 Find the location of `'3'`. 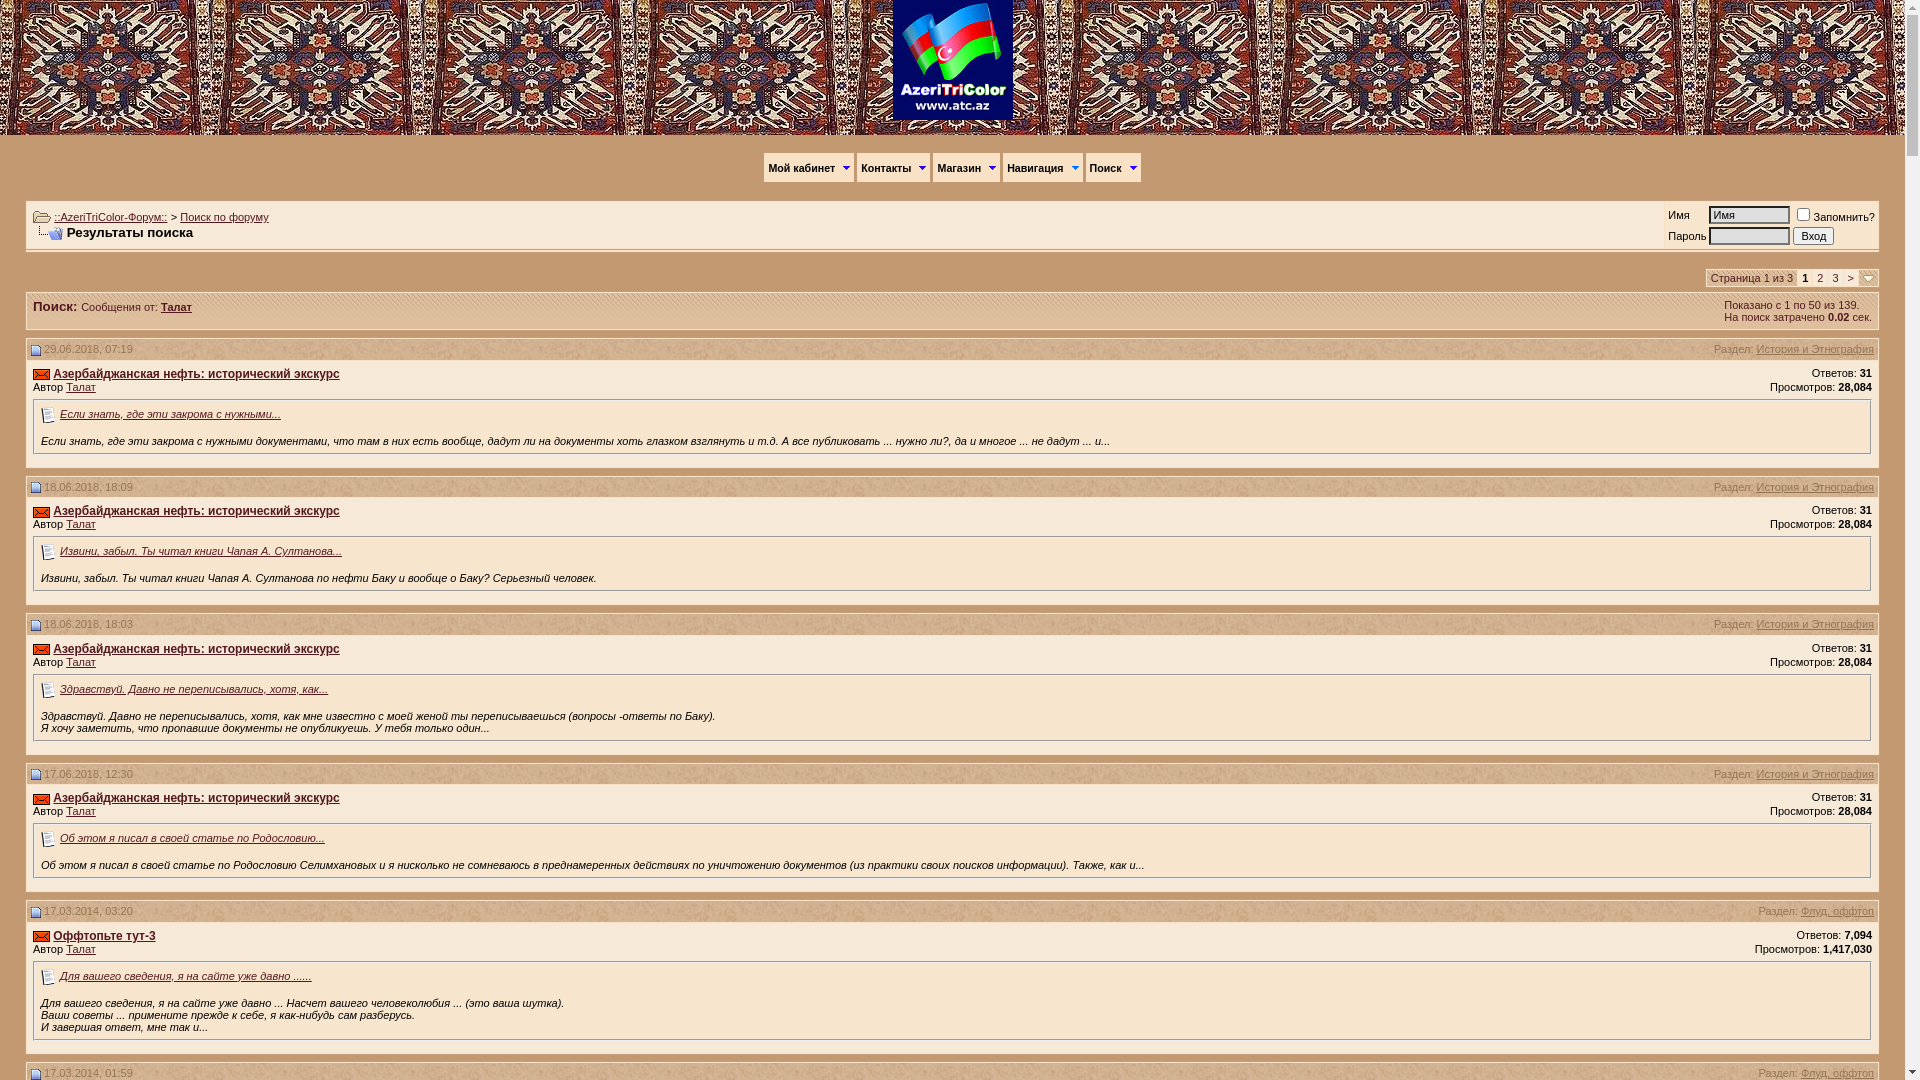

'3' is located at coordinates (1834, 277).